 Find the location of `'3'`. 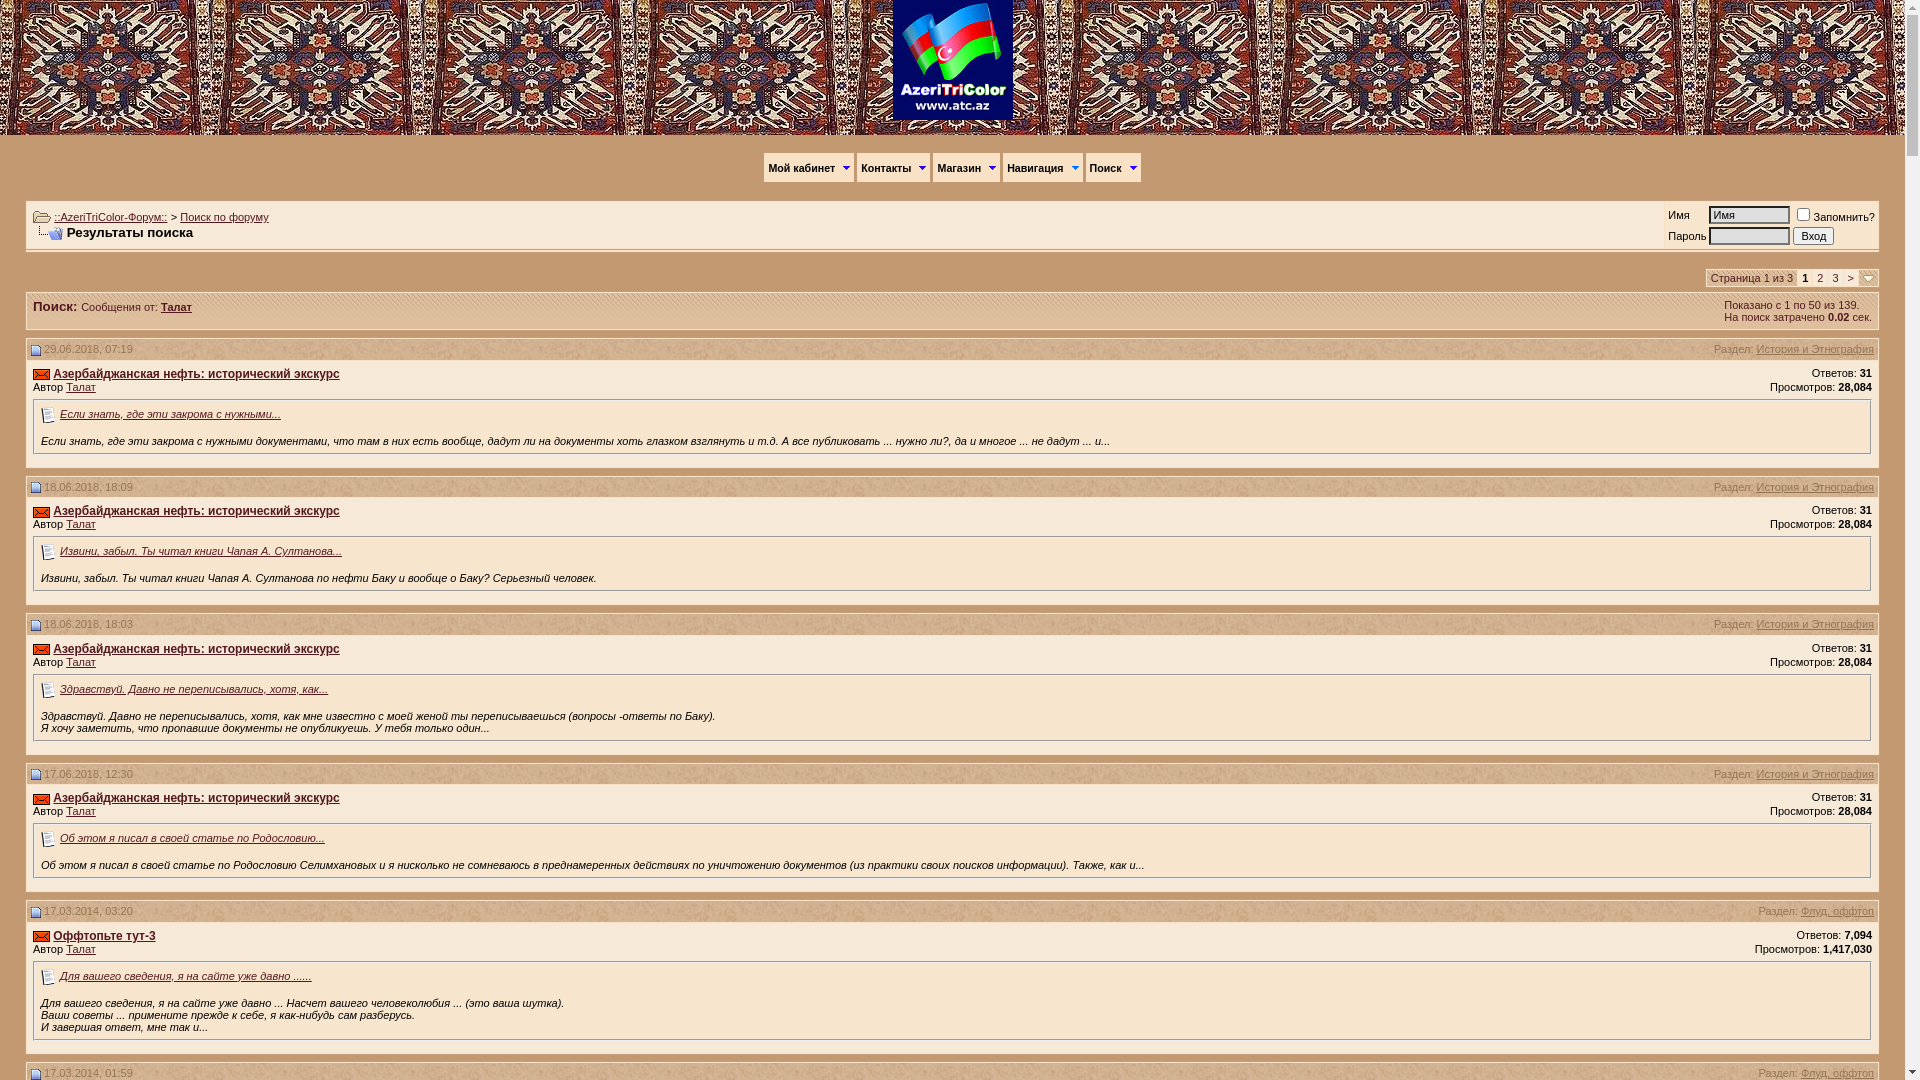

'3' is located at coordinates (1834, 277).